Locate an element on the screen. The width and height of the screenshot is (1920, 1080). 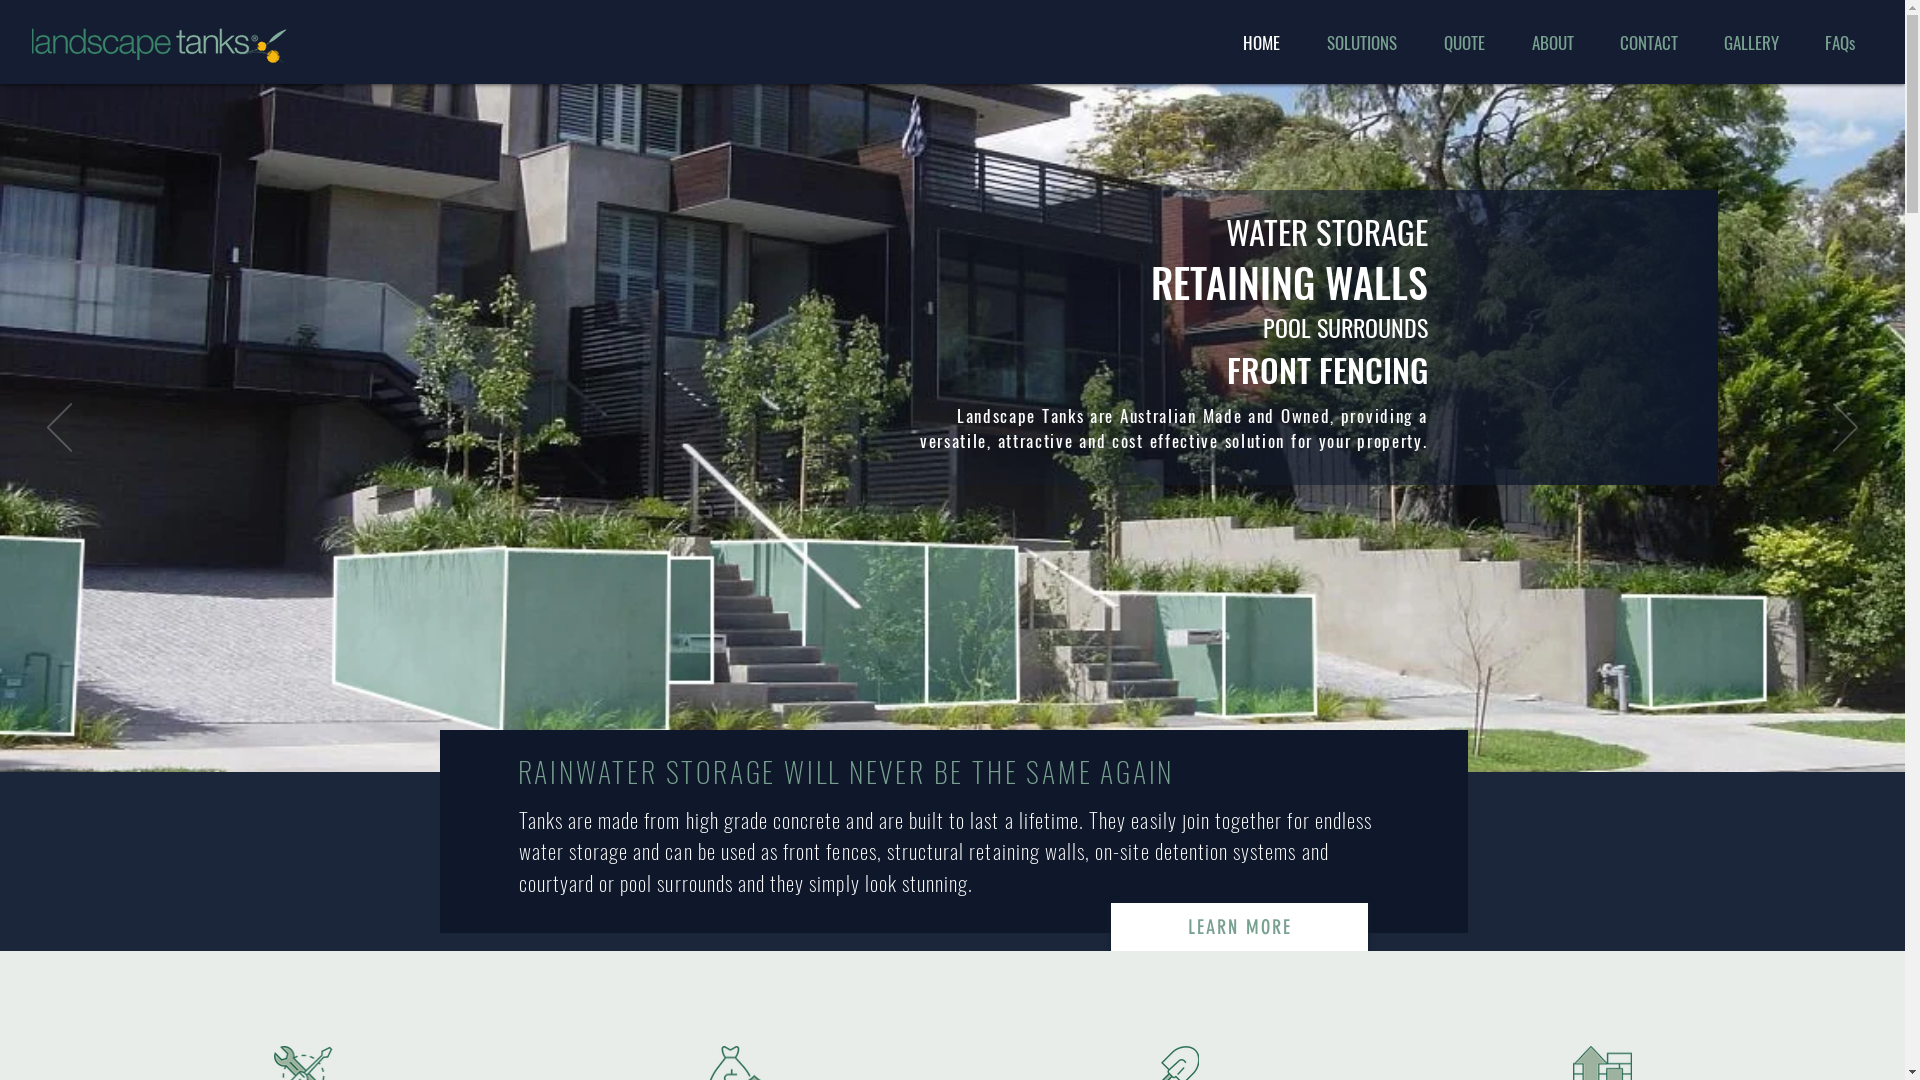
'Embedded Content' is located at coordinates (1876, 47).